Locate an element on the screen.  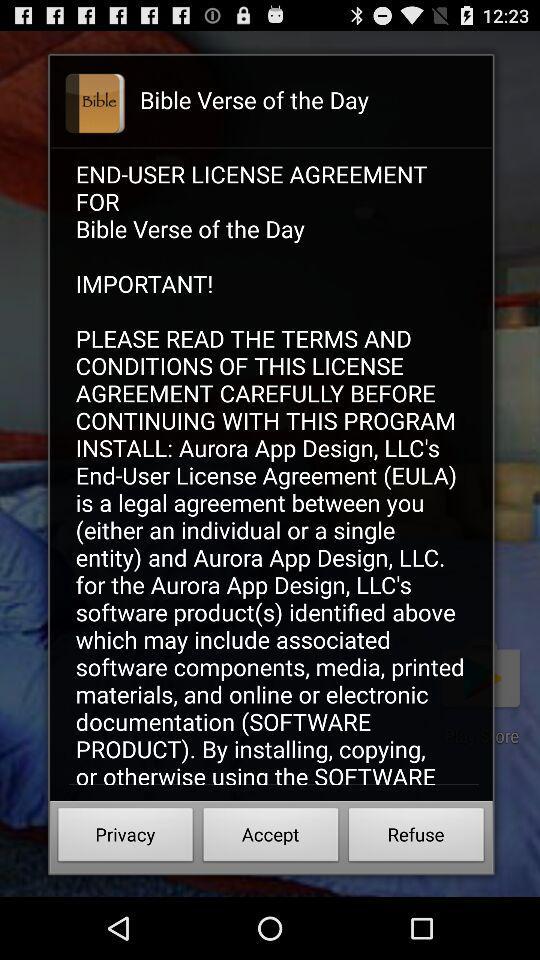
item to the left of the accept is located at coordinates (125, 837).